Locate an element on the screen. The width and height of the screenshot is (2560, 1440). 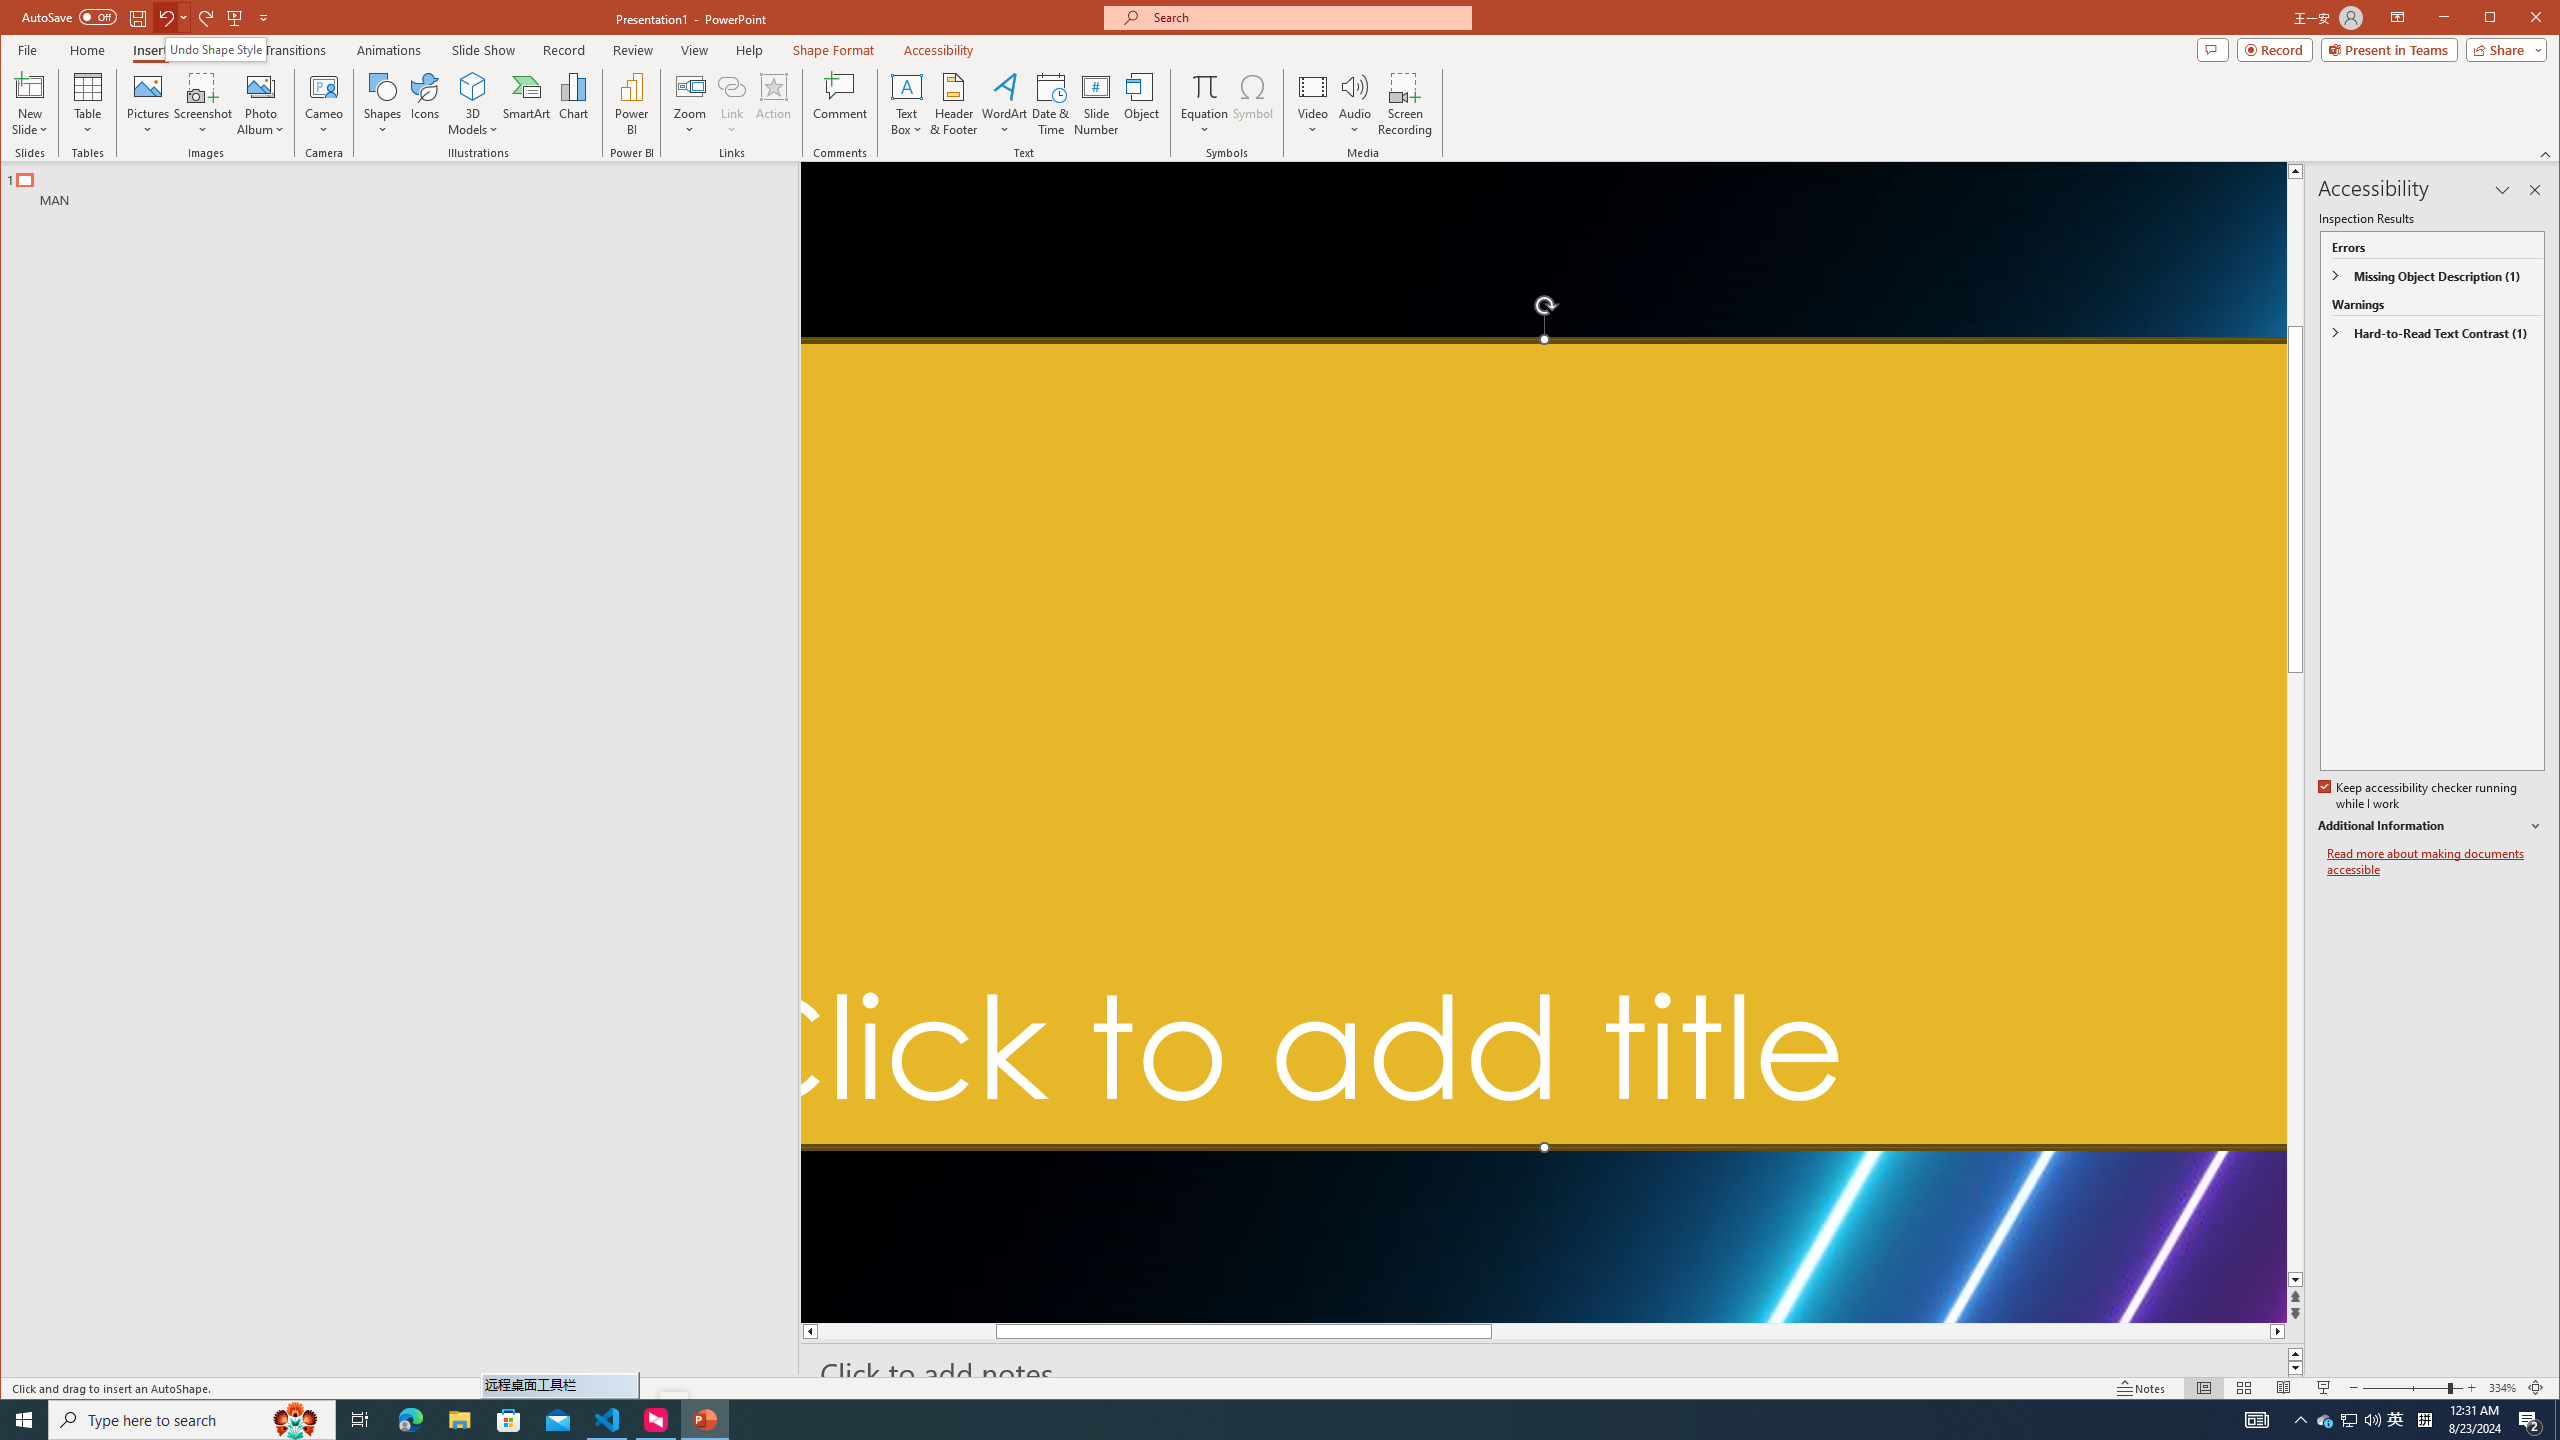
'3D Models' is located at coordinates (472, 85).